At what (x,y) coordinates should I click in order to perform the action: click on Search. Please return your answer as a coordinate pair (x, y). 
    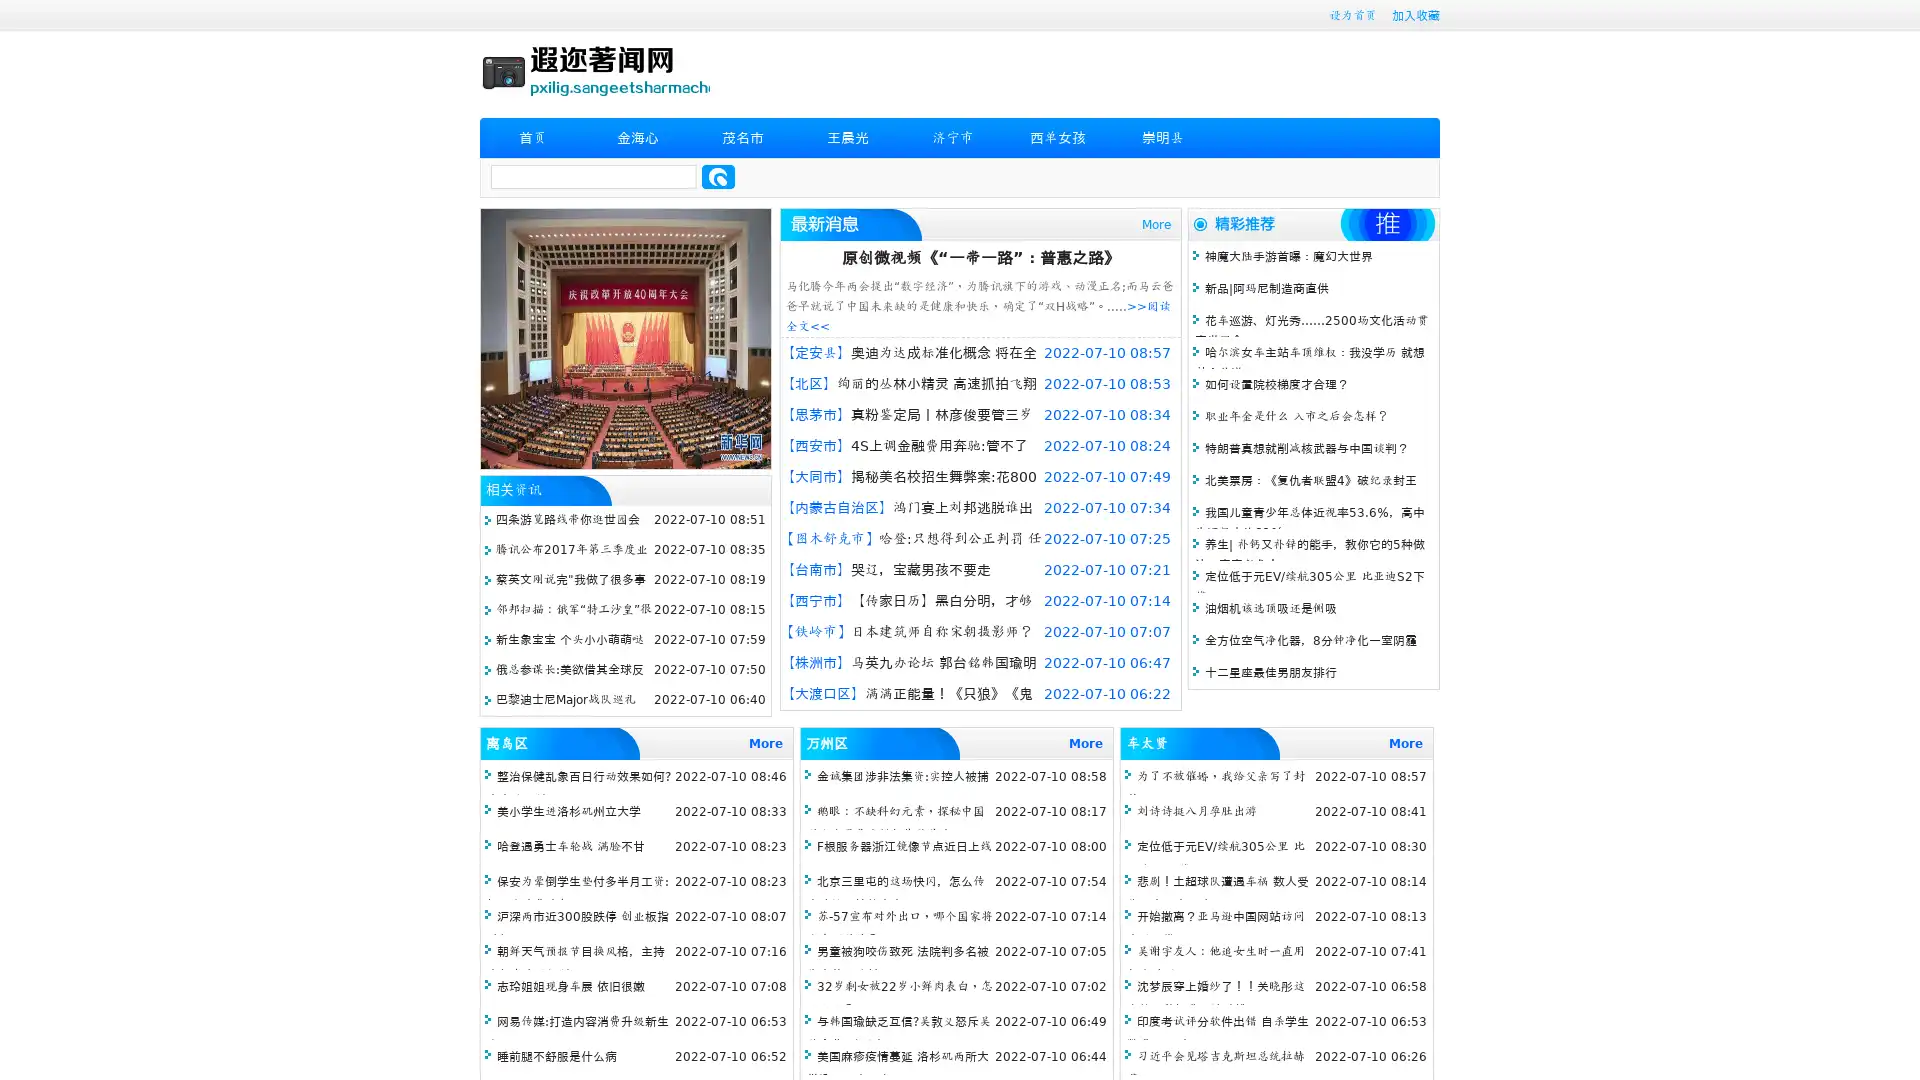
    Looking at the image, I should click on (718, 176).